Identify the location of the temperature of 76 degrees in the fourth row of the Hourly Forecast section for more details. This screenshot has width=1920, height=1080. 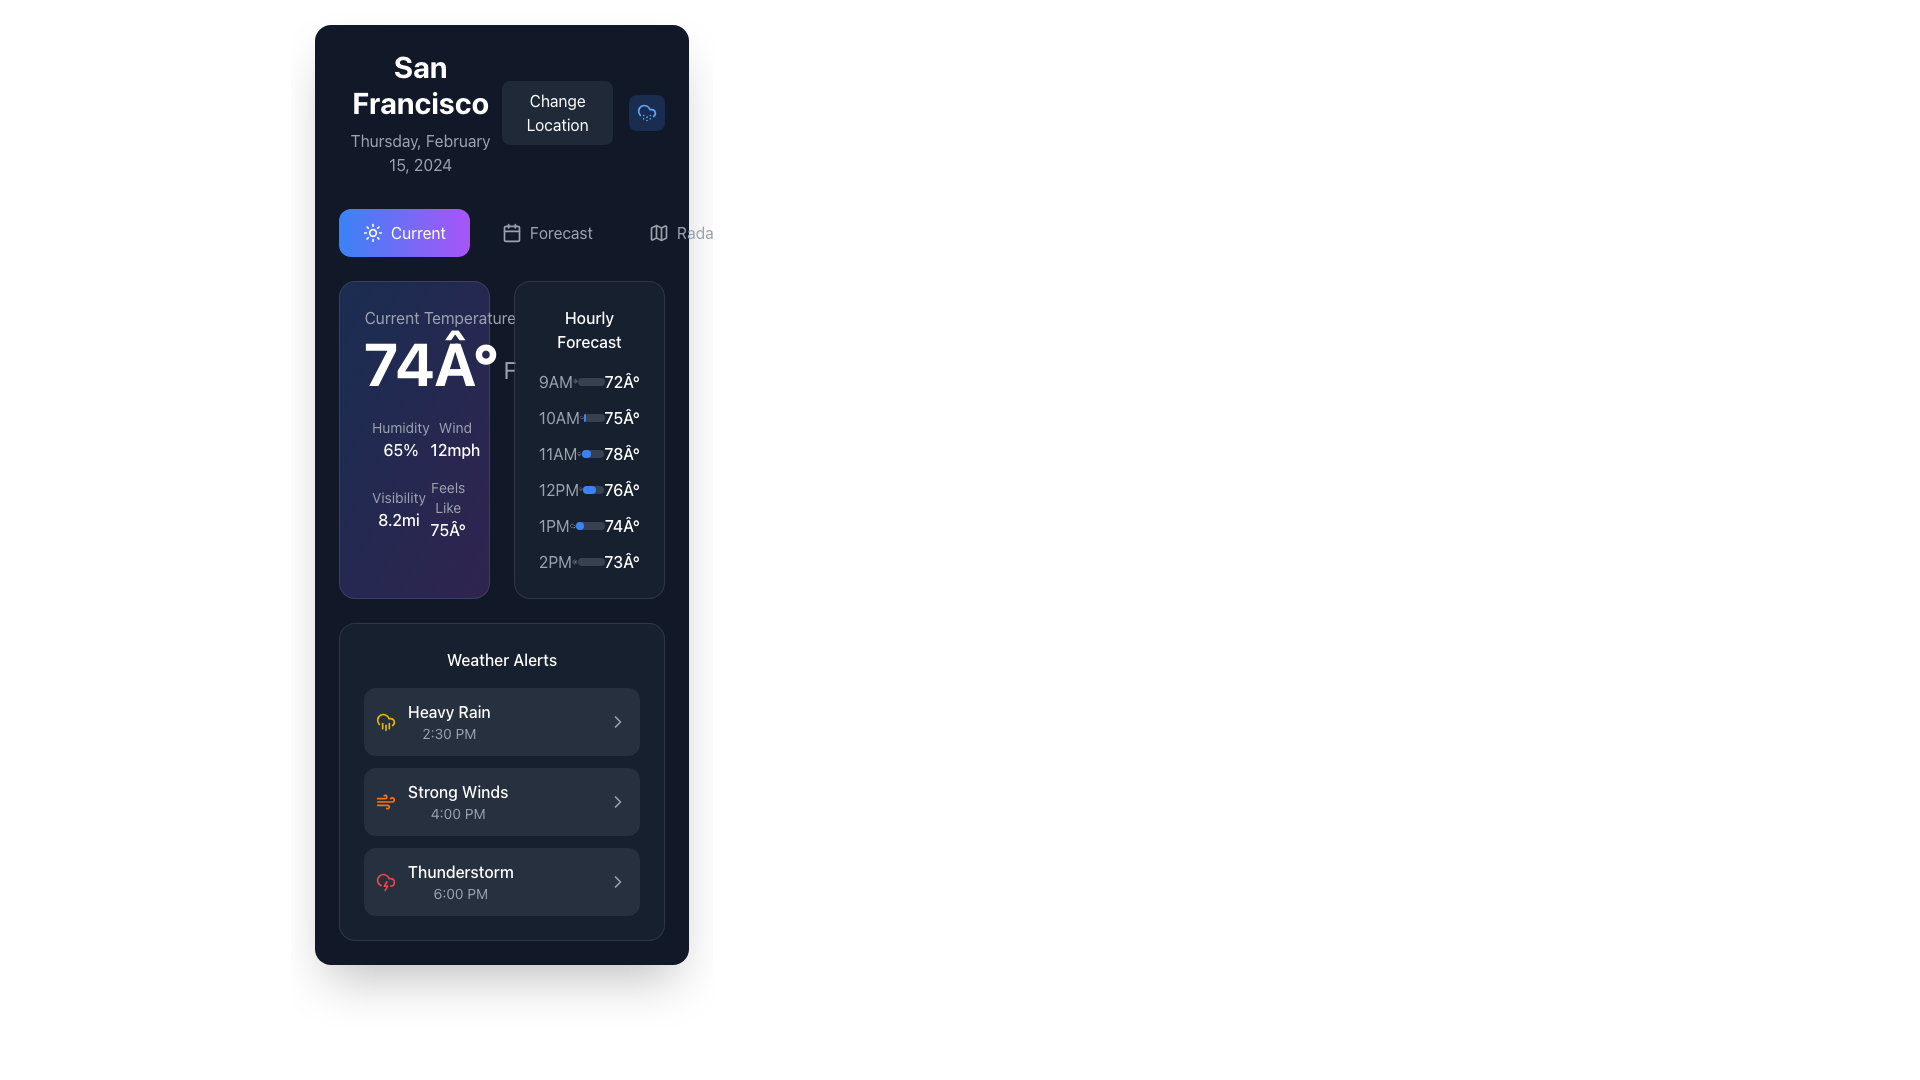
(588, 489).